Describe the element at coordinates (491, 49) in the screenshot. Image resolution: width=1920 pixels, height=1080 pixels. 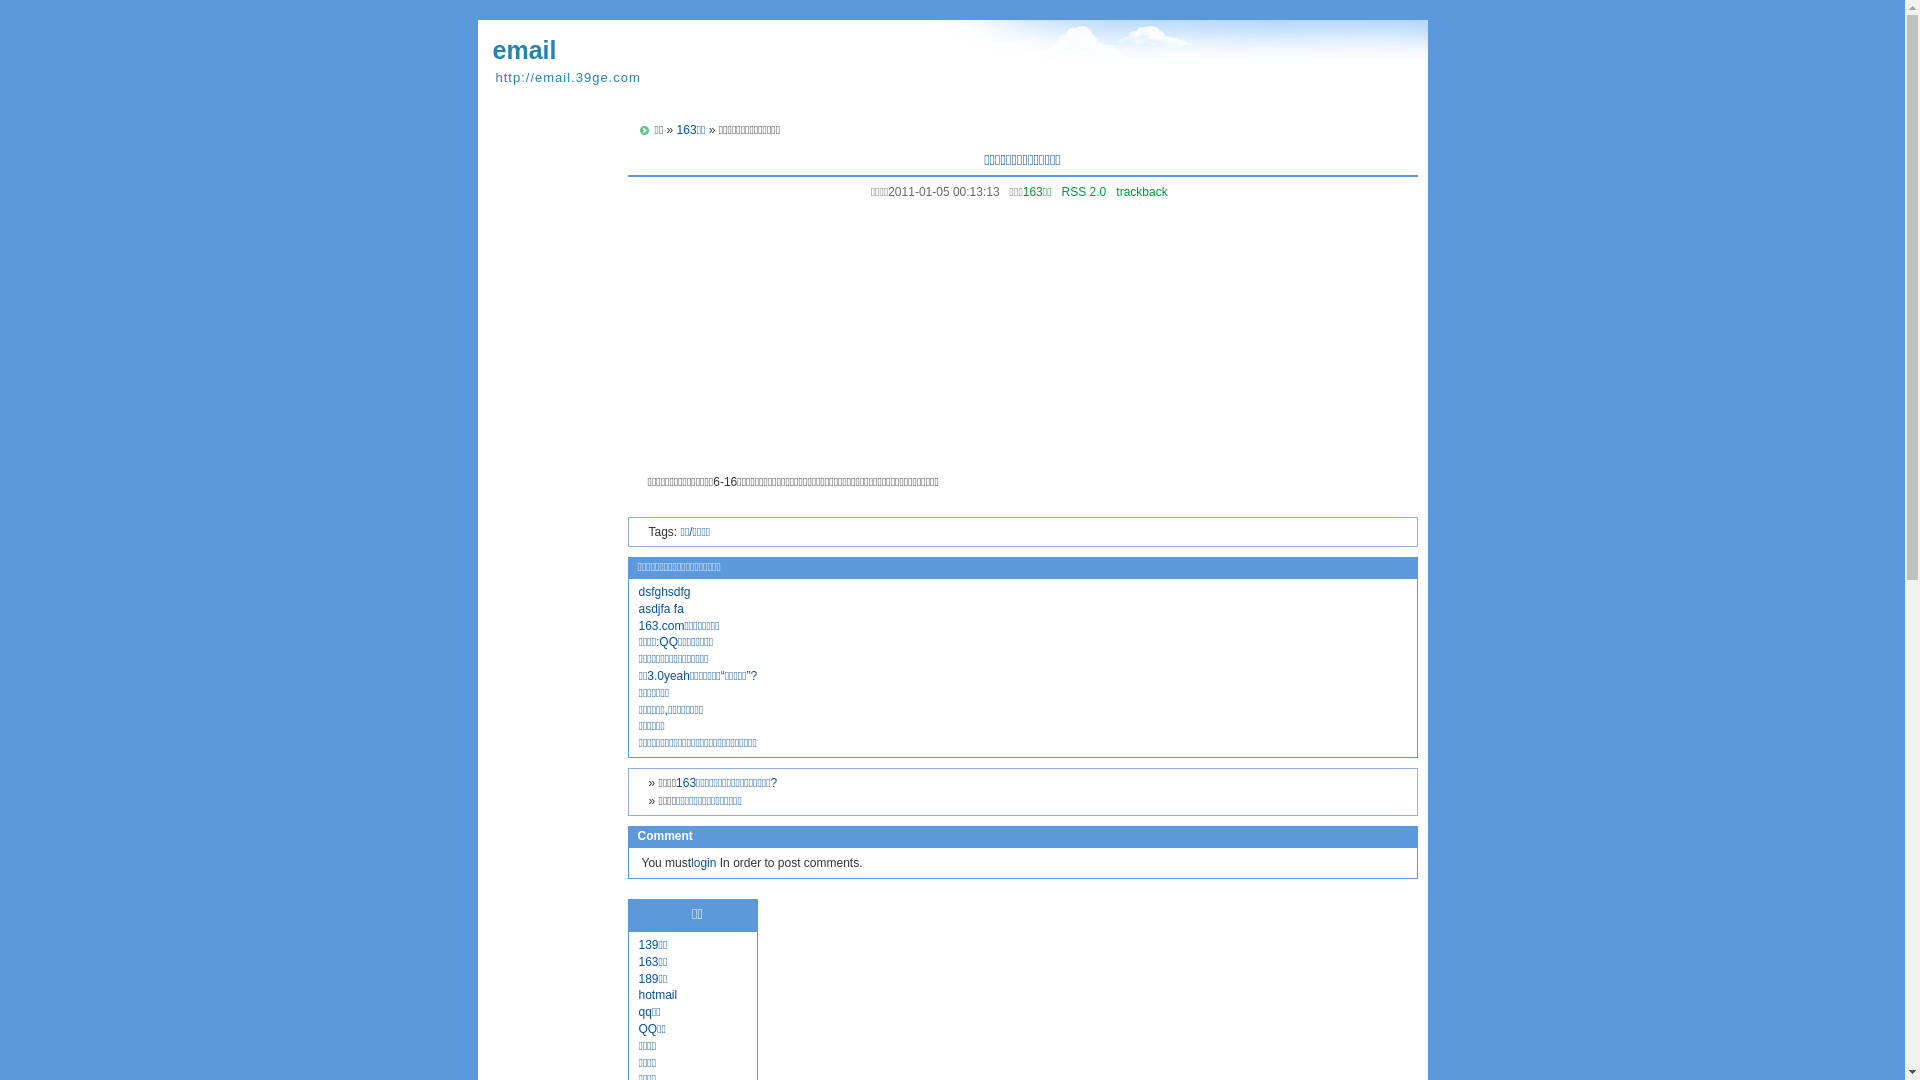
I see `'email'` at that location.